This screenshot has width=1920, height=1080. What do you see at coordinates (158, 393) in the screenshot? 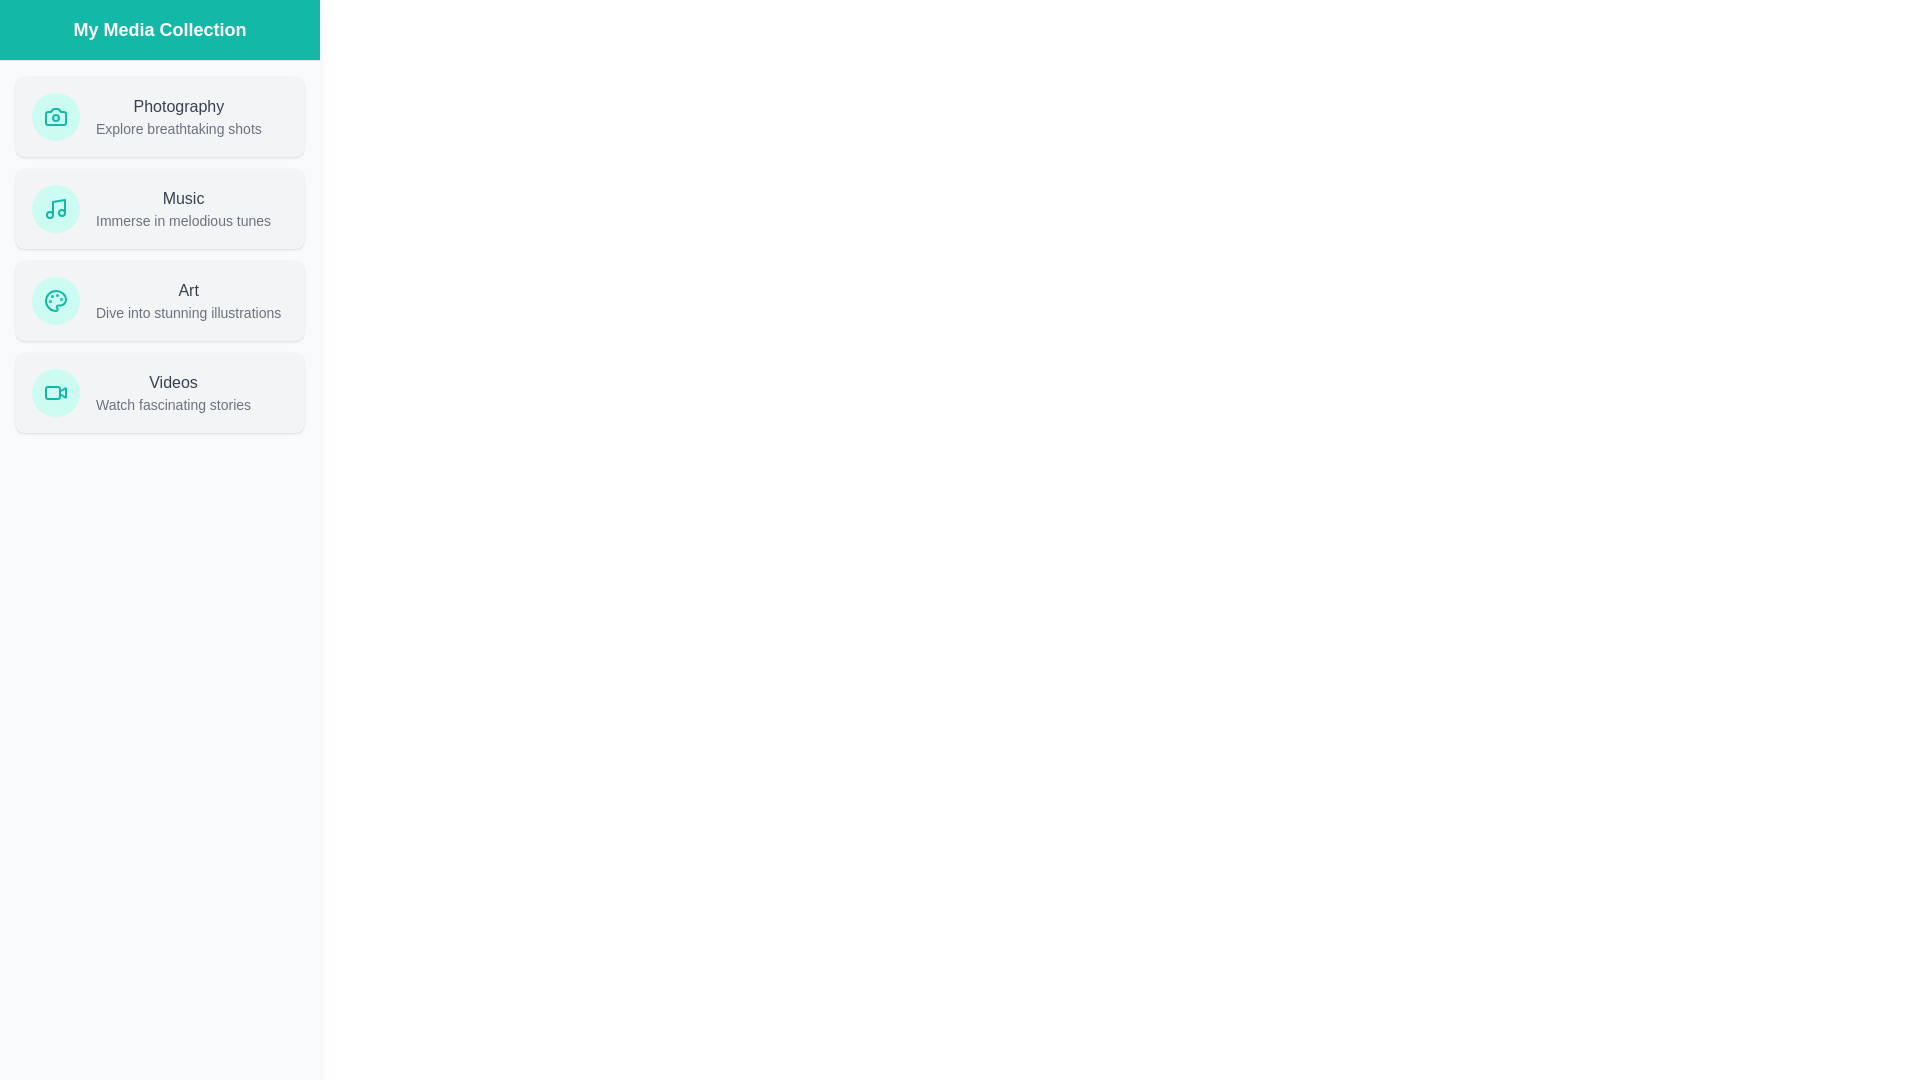
I see `the media item card Videos` at bounding box center [158, 393].